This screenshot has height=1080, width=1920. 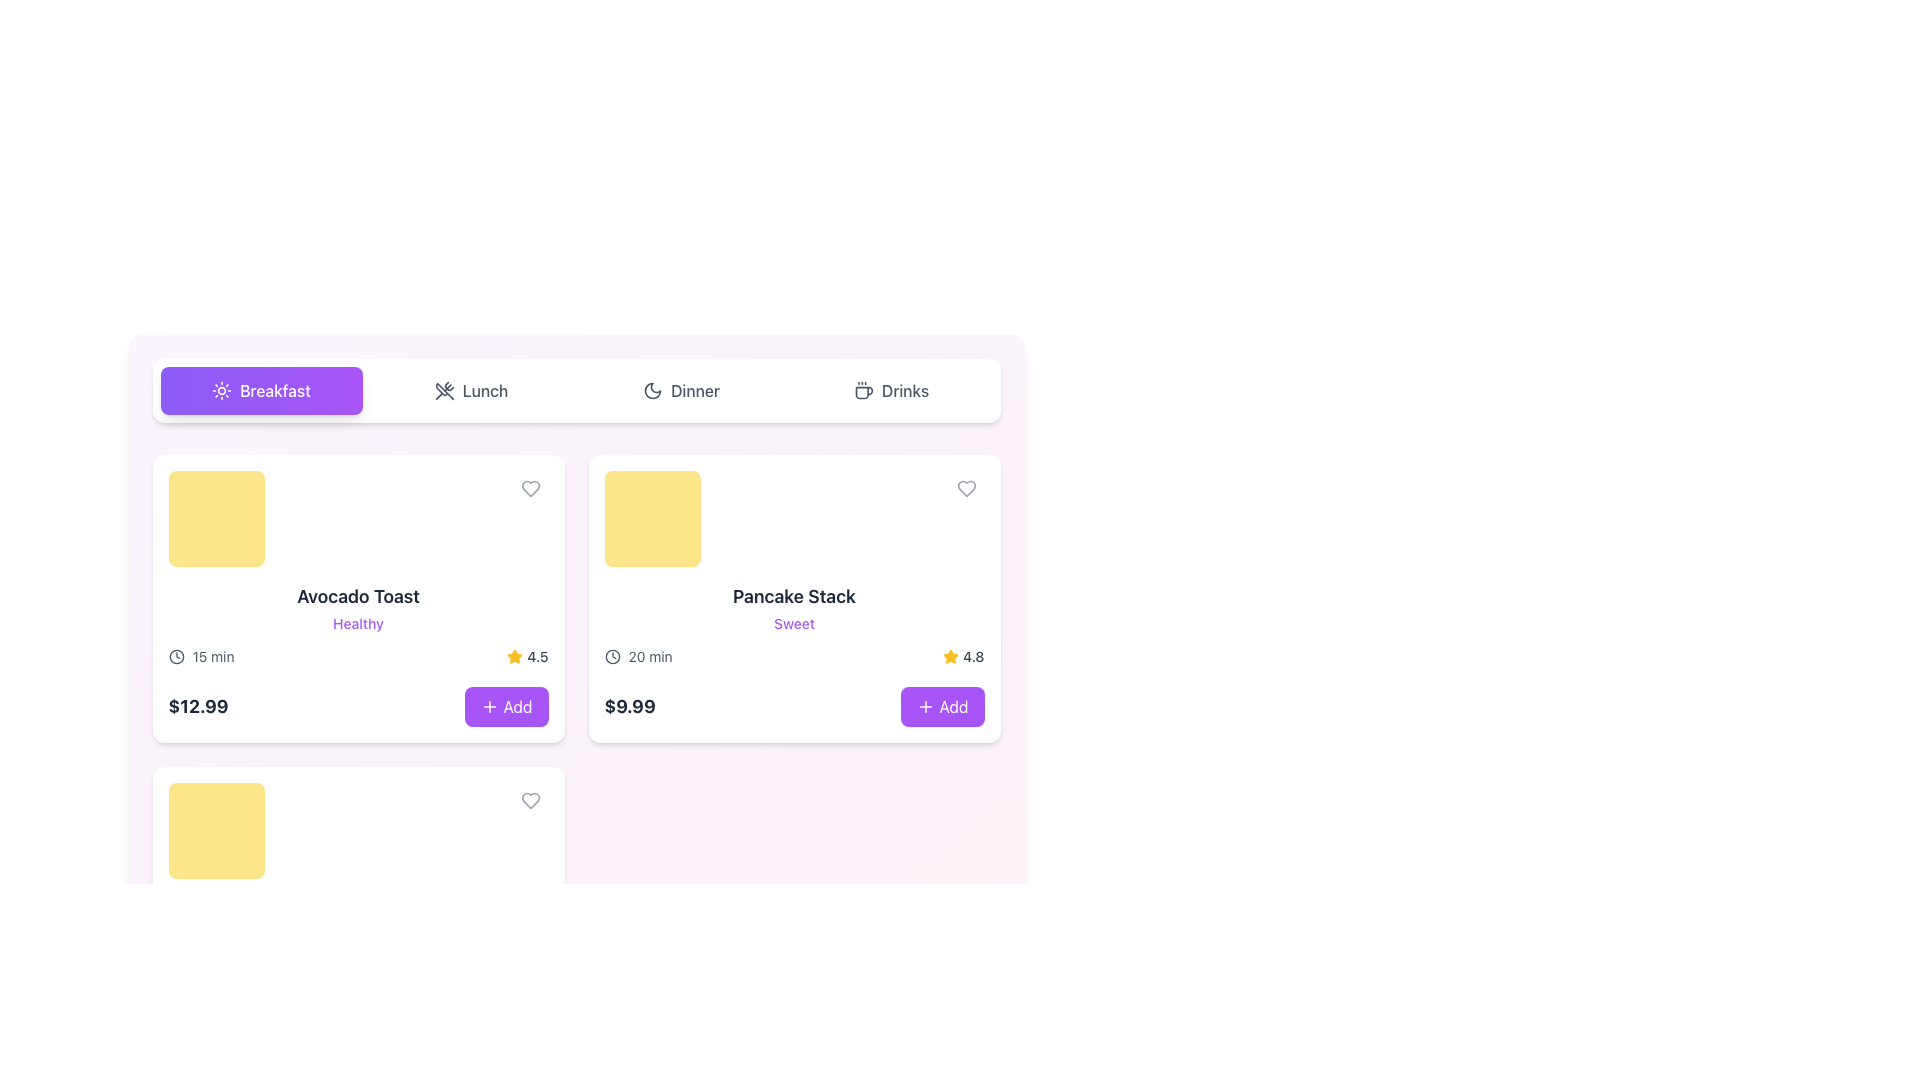 I want to click on the time indicator icon located to the left of the text '20 min' in the 'Pancake Stack' card, which is the second card in the first row of the menu grid, so click(x=611, y=656).